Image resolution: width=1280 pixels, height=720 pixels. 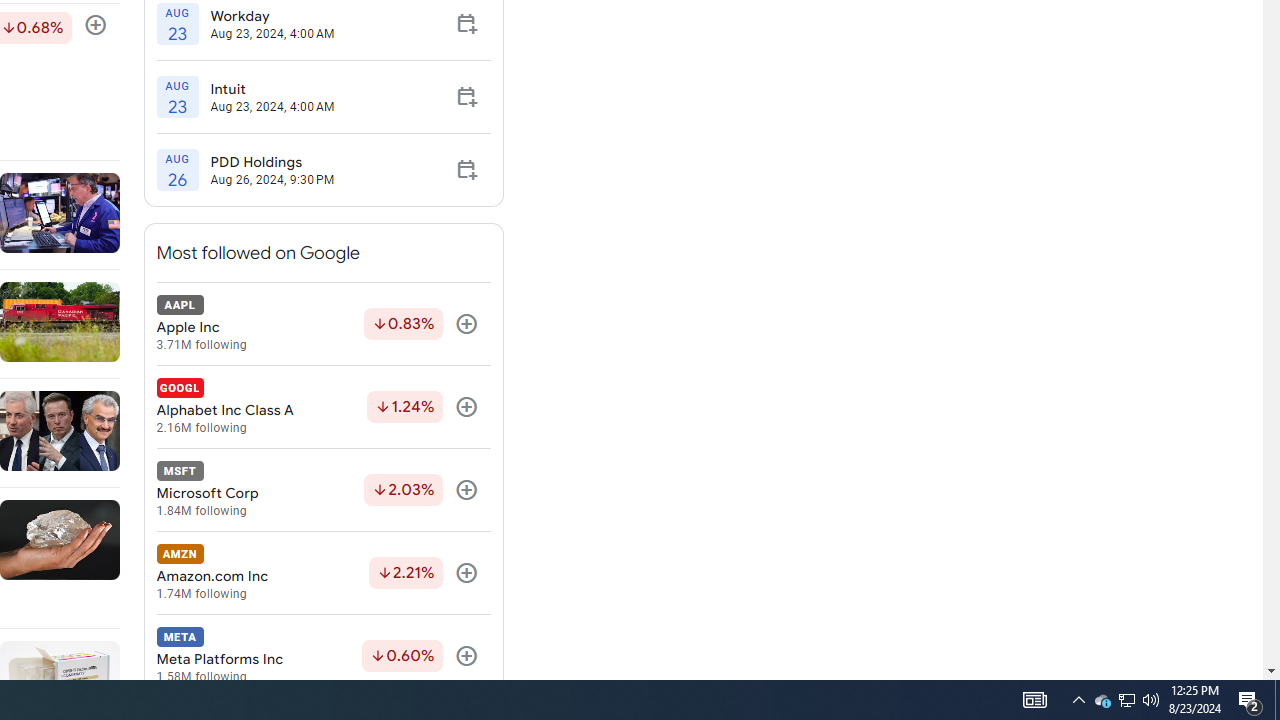 I want to click on 'Workday', so click(x=271, y=15).